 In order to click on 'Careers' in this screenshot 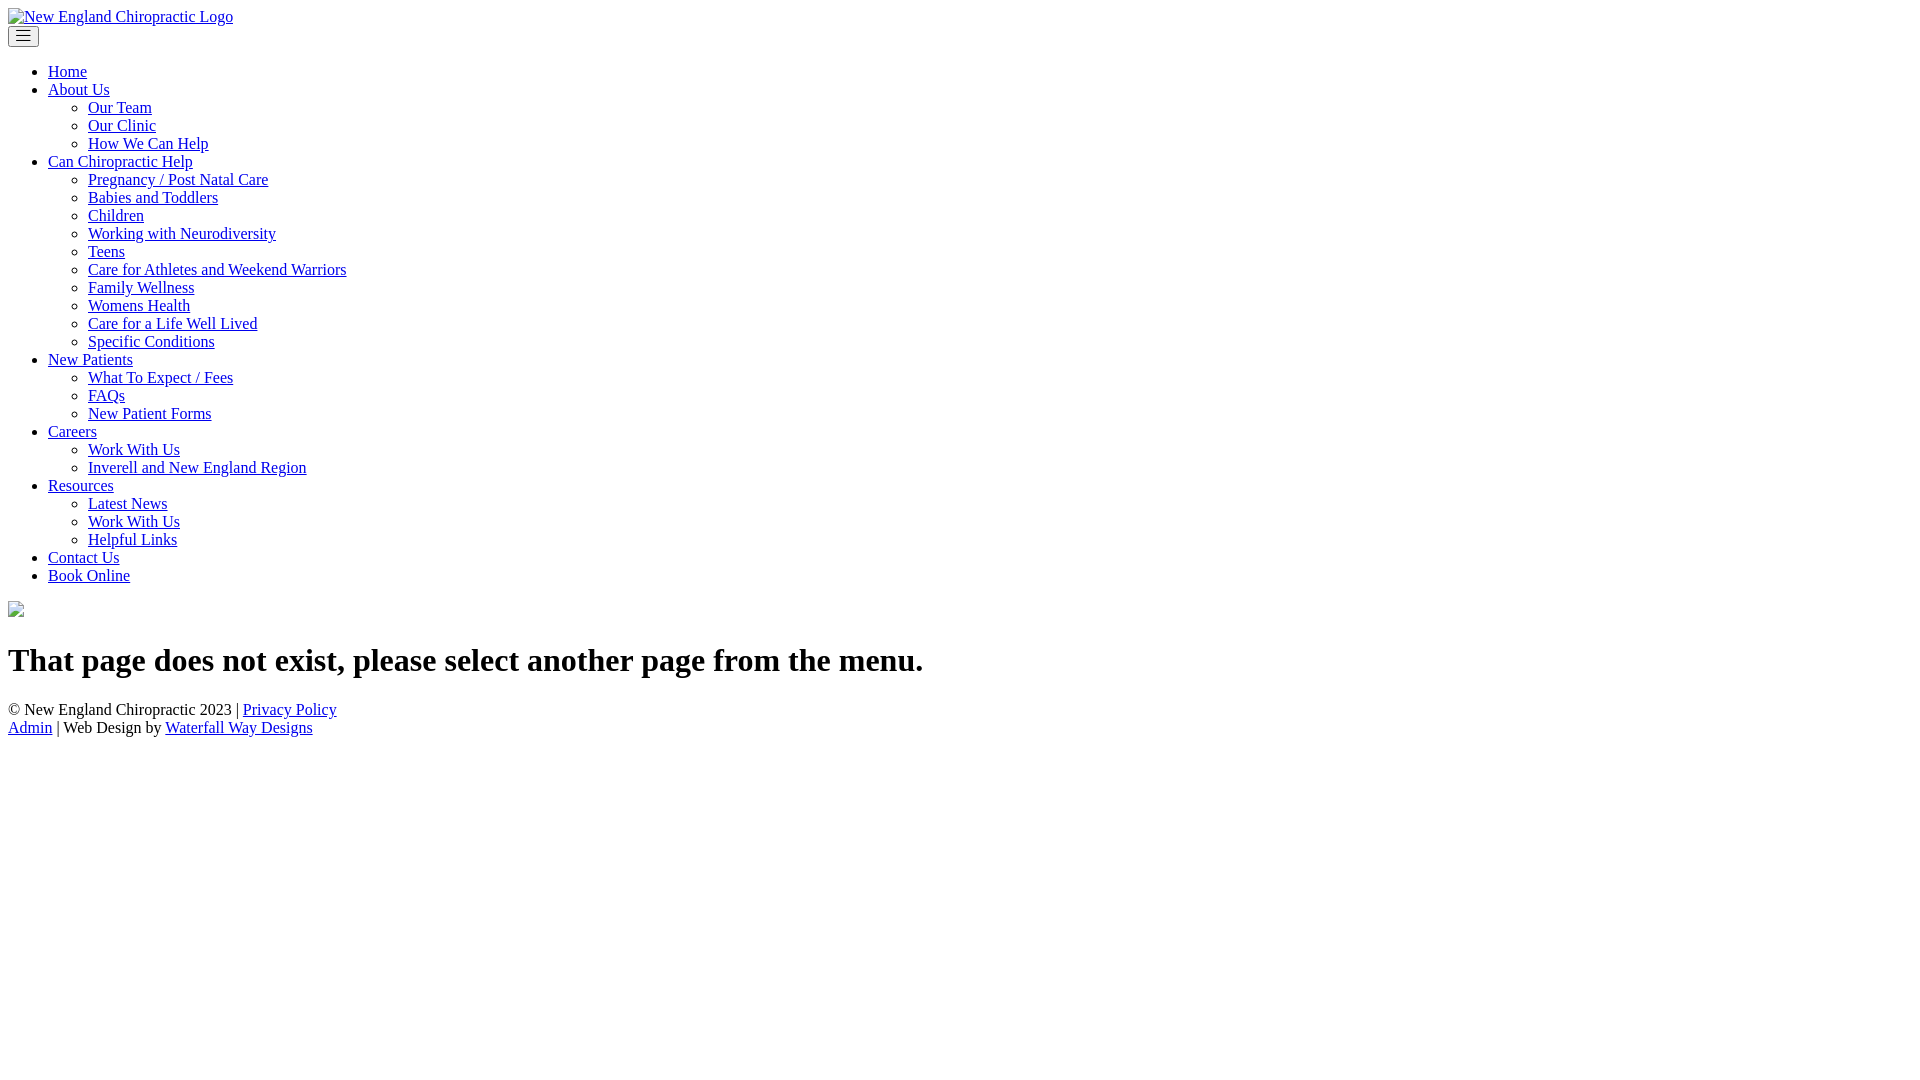, I will do `click(72, 430)`.